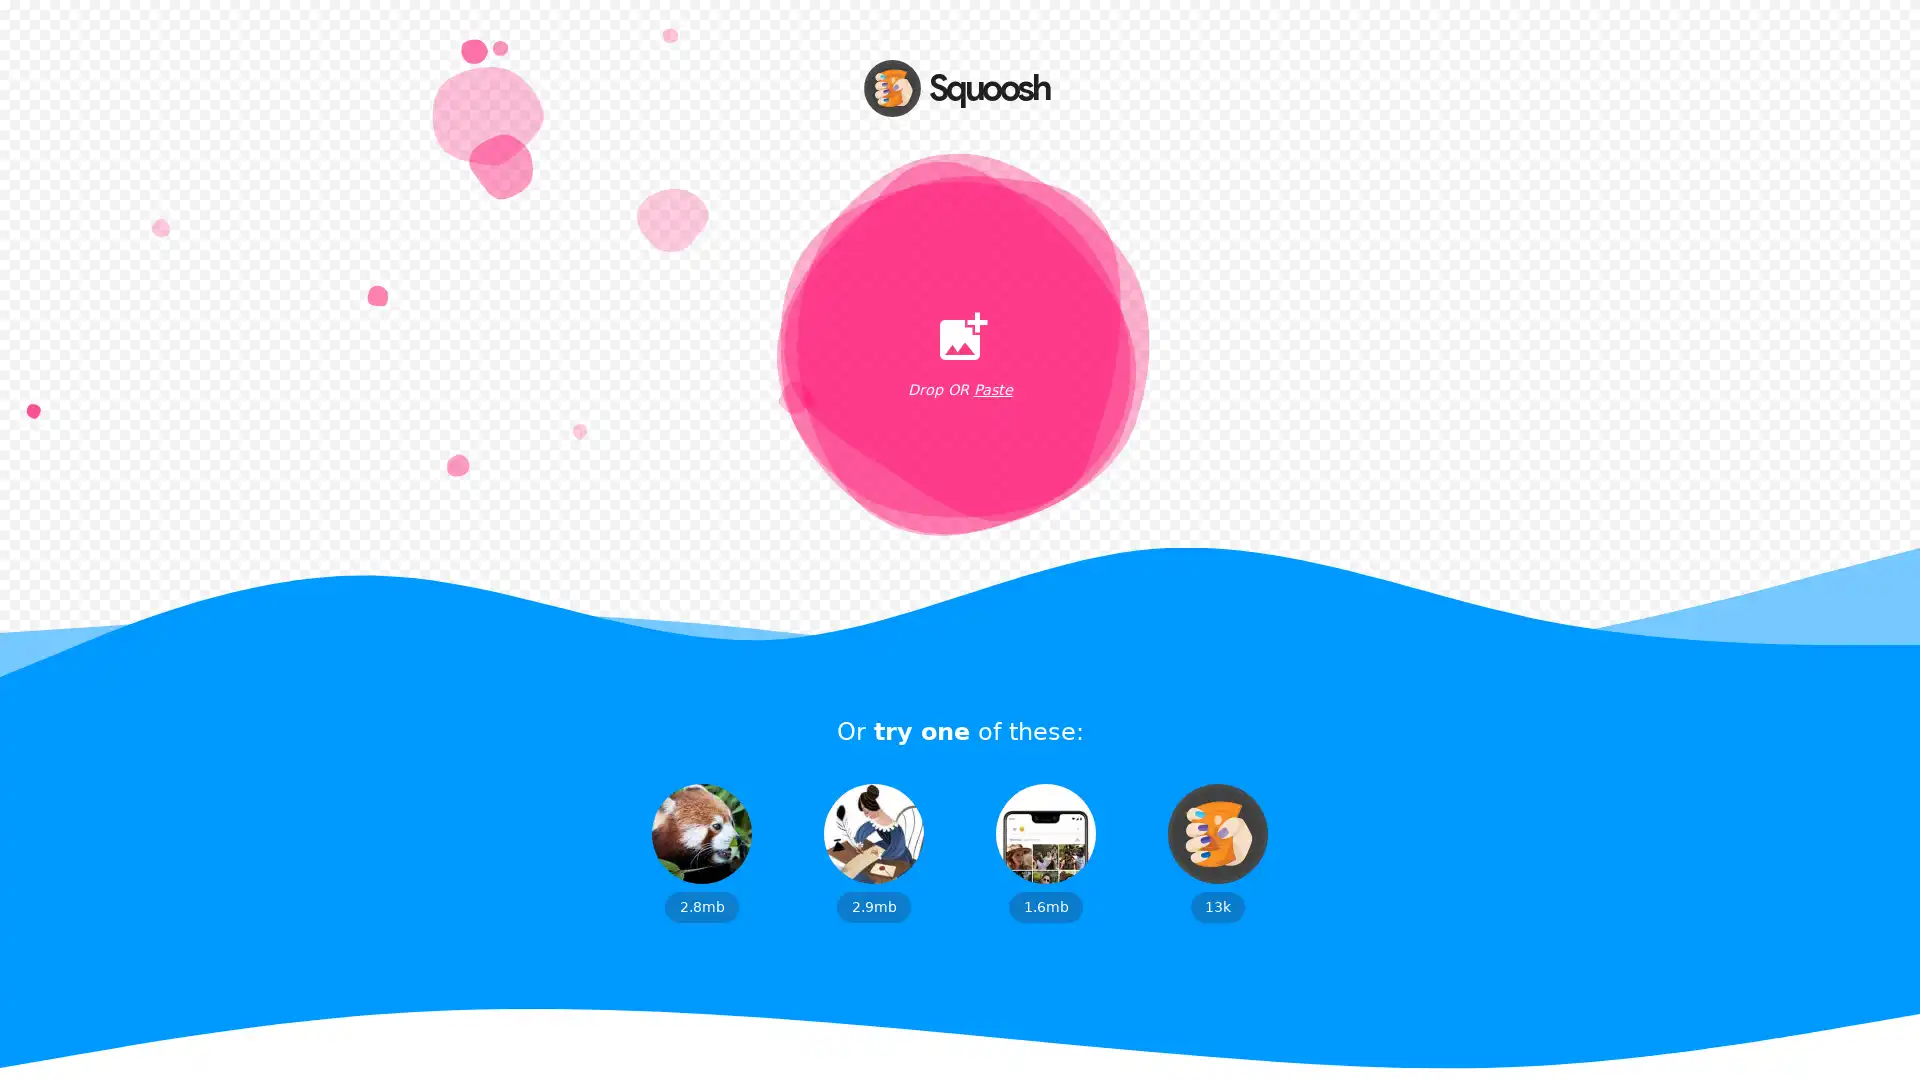 The image size is (1920, 1080). I want to click on SVG icon 13k, so click(1217, 852).